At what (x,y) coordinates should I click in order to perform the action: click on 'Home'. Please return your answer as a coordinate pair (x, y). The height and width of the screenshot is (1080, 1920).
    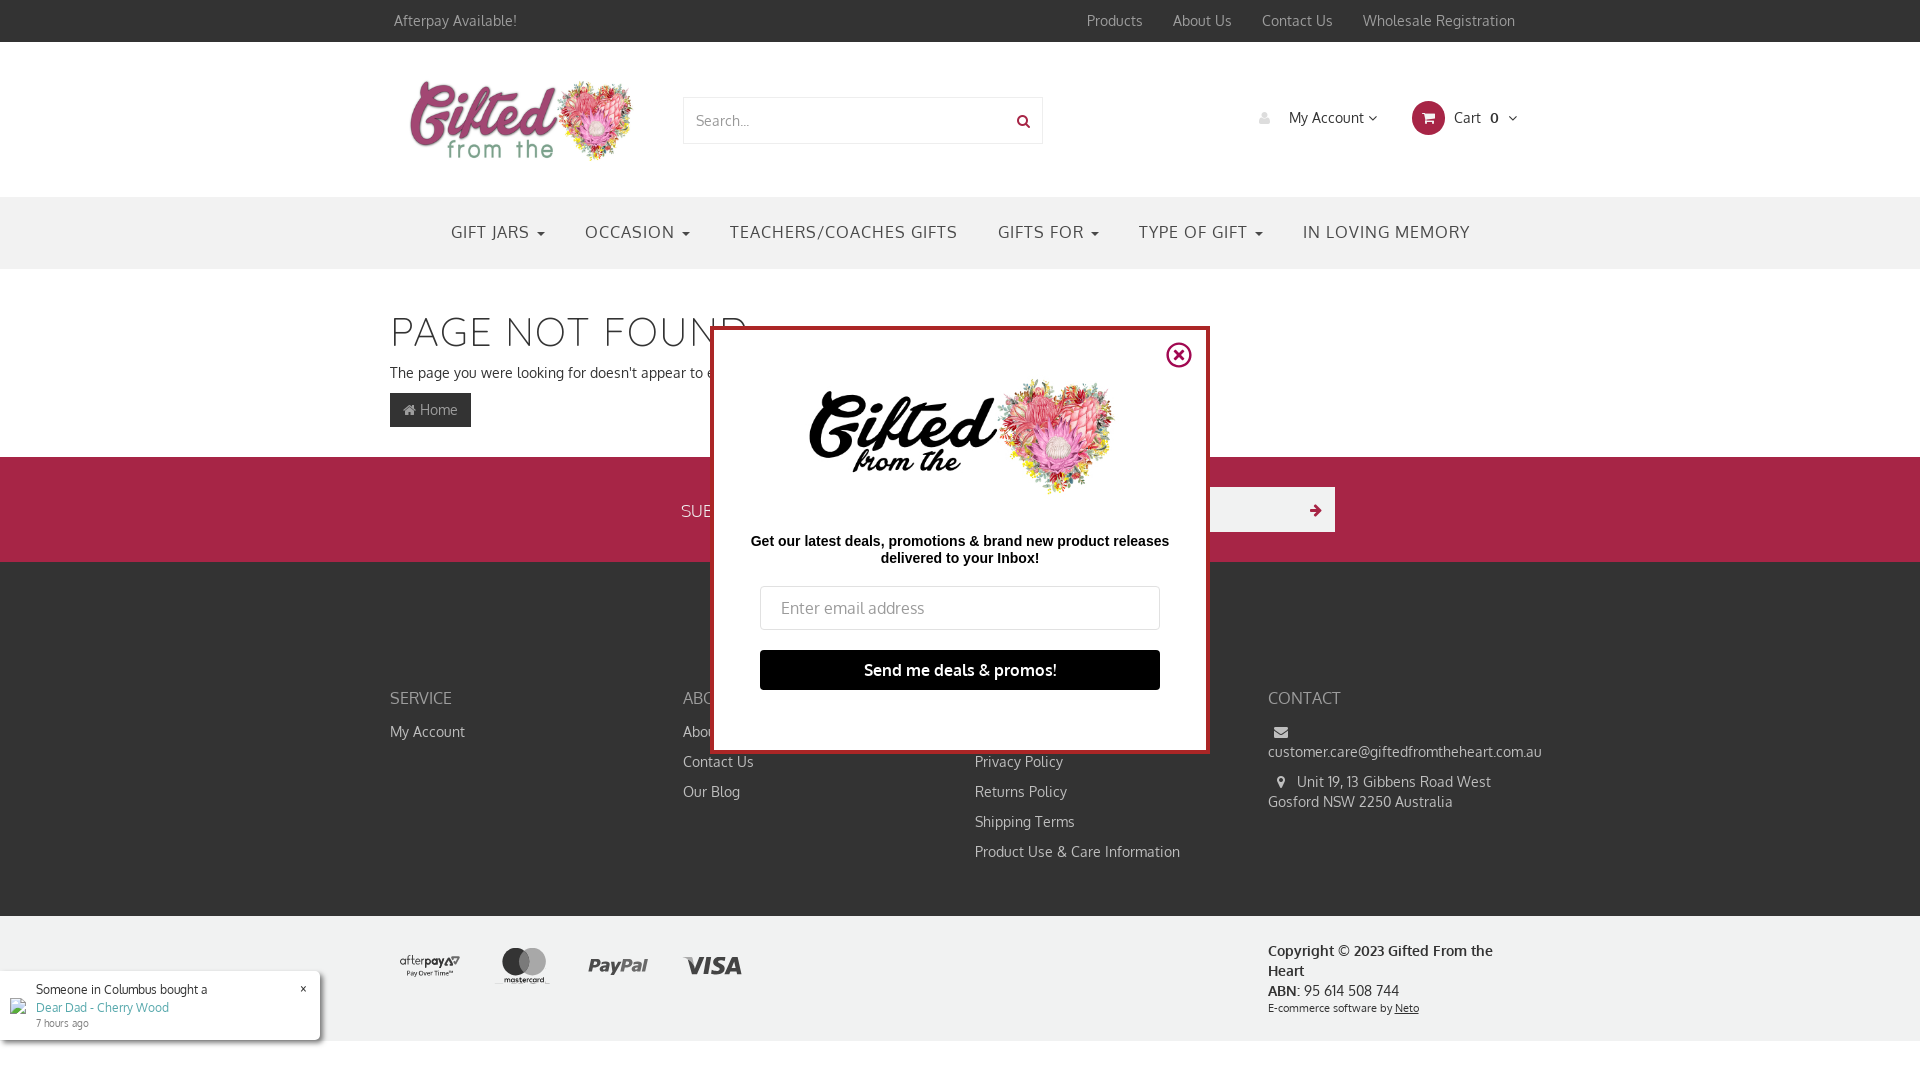
    Looking at the image, I should click on (429, 408).